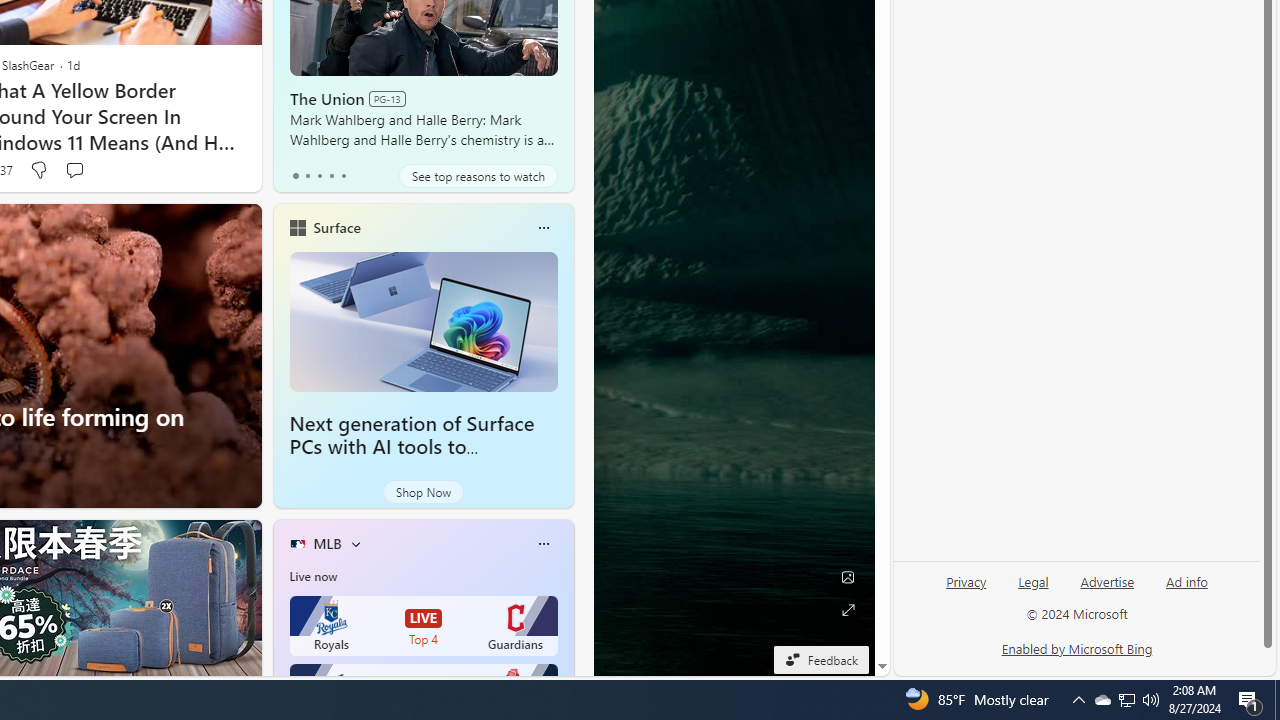 This screenshot has width=1280, height=720. Describe the element at coordinates (848, 577) in the screenshot. I see `'Edit Background'` at that location.